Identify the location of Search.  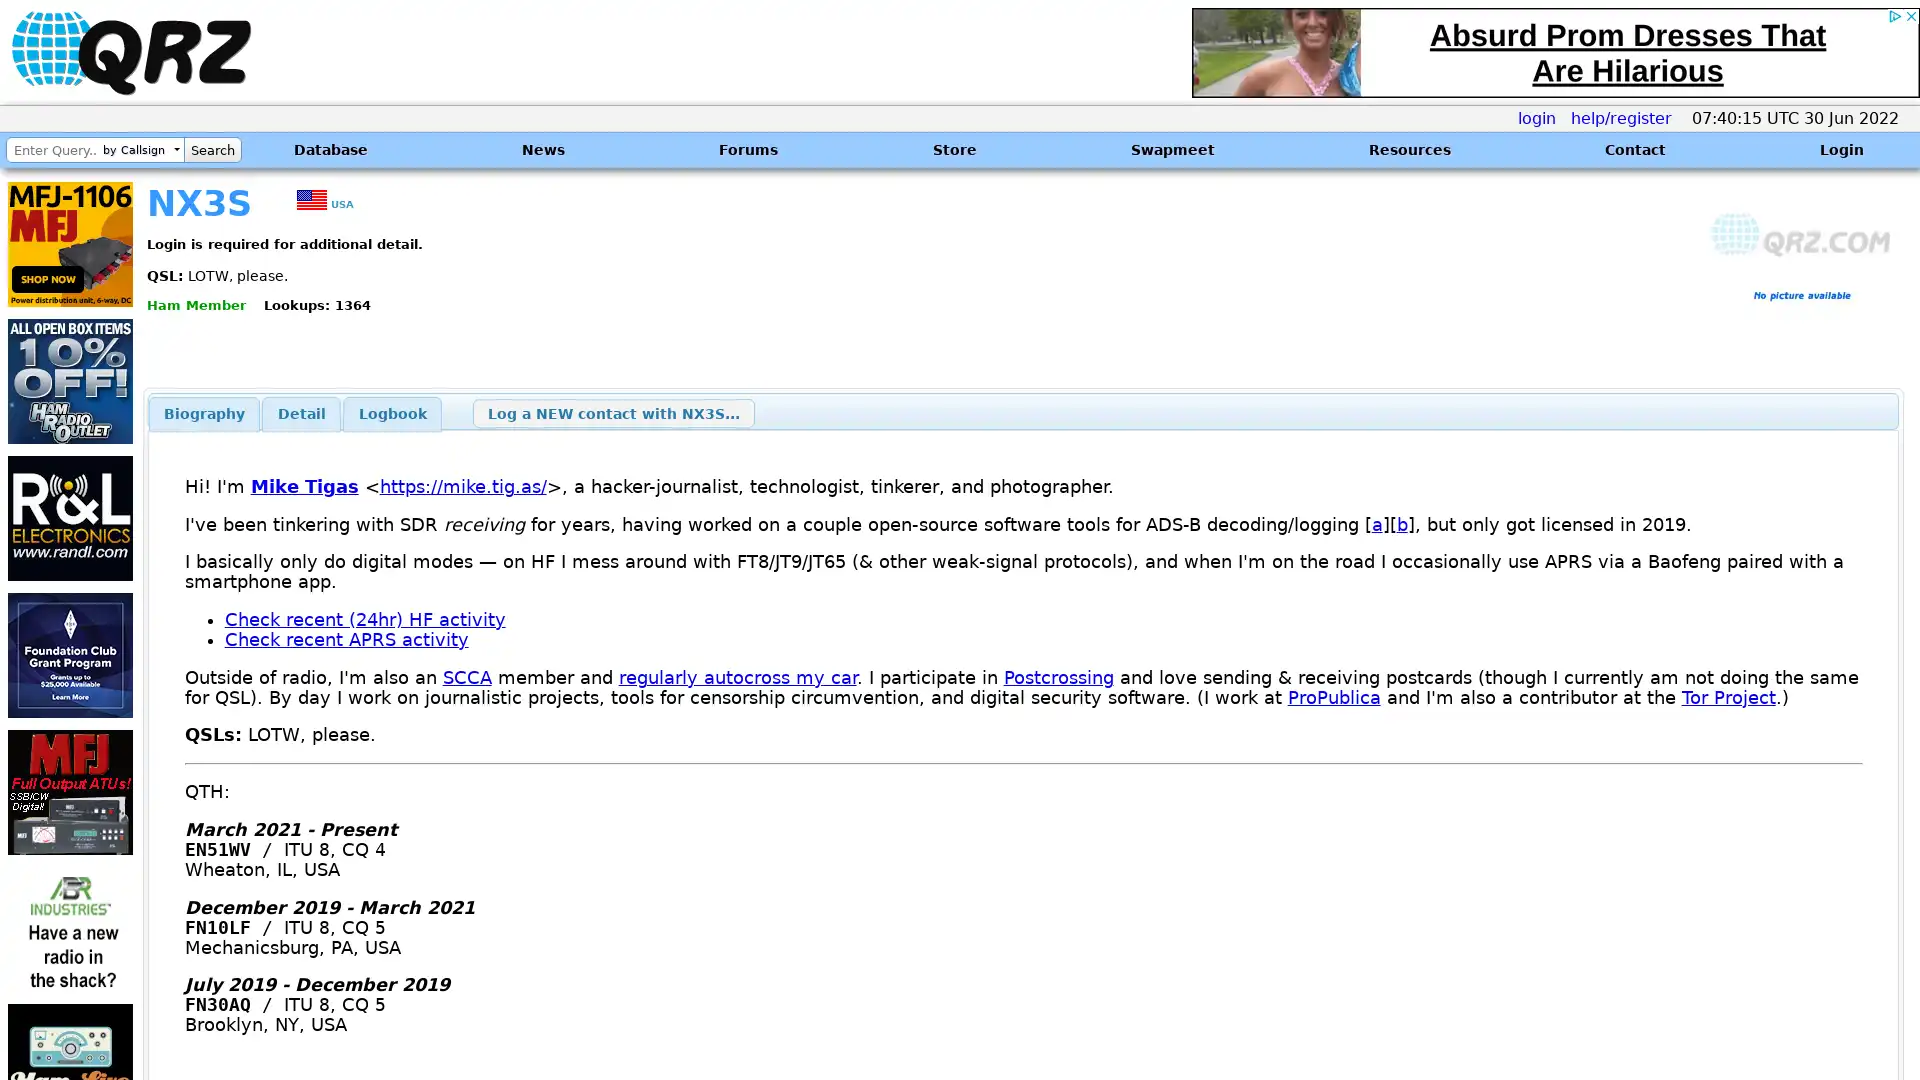
(212, 149).